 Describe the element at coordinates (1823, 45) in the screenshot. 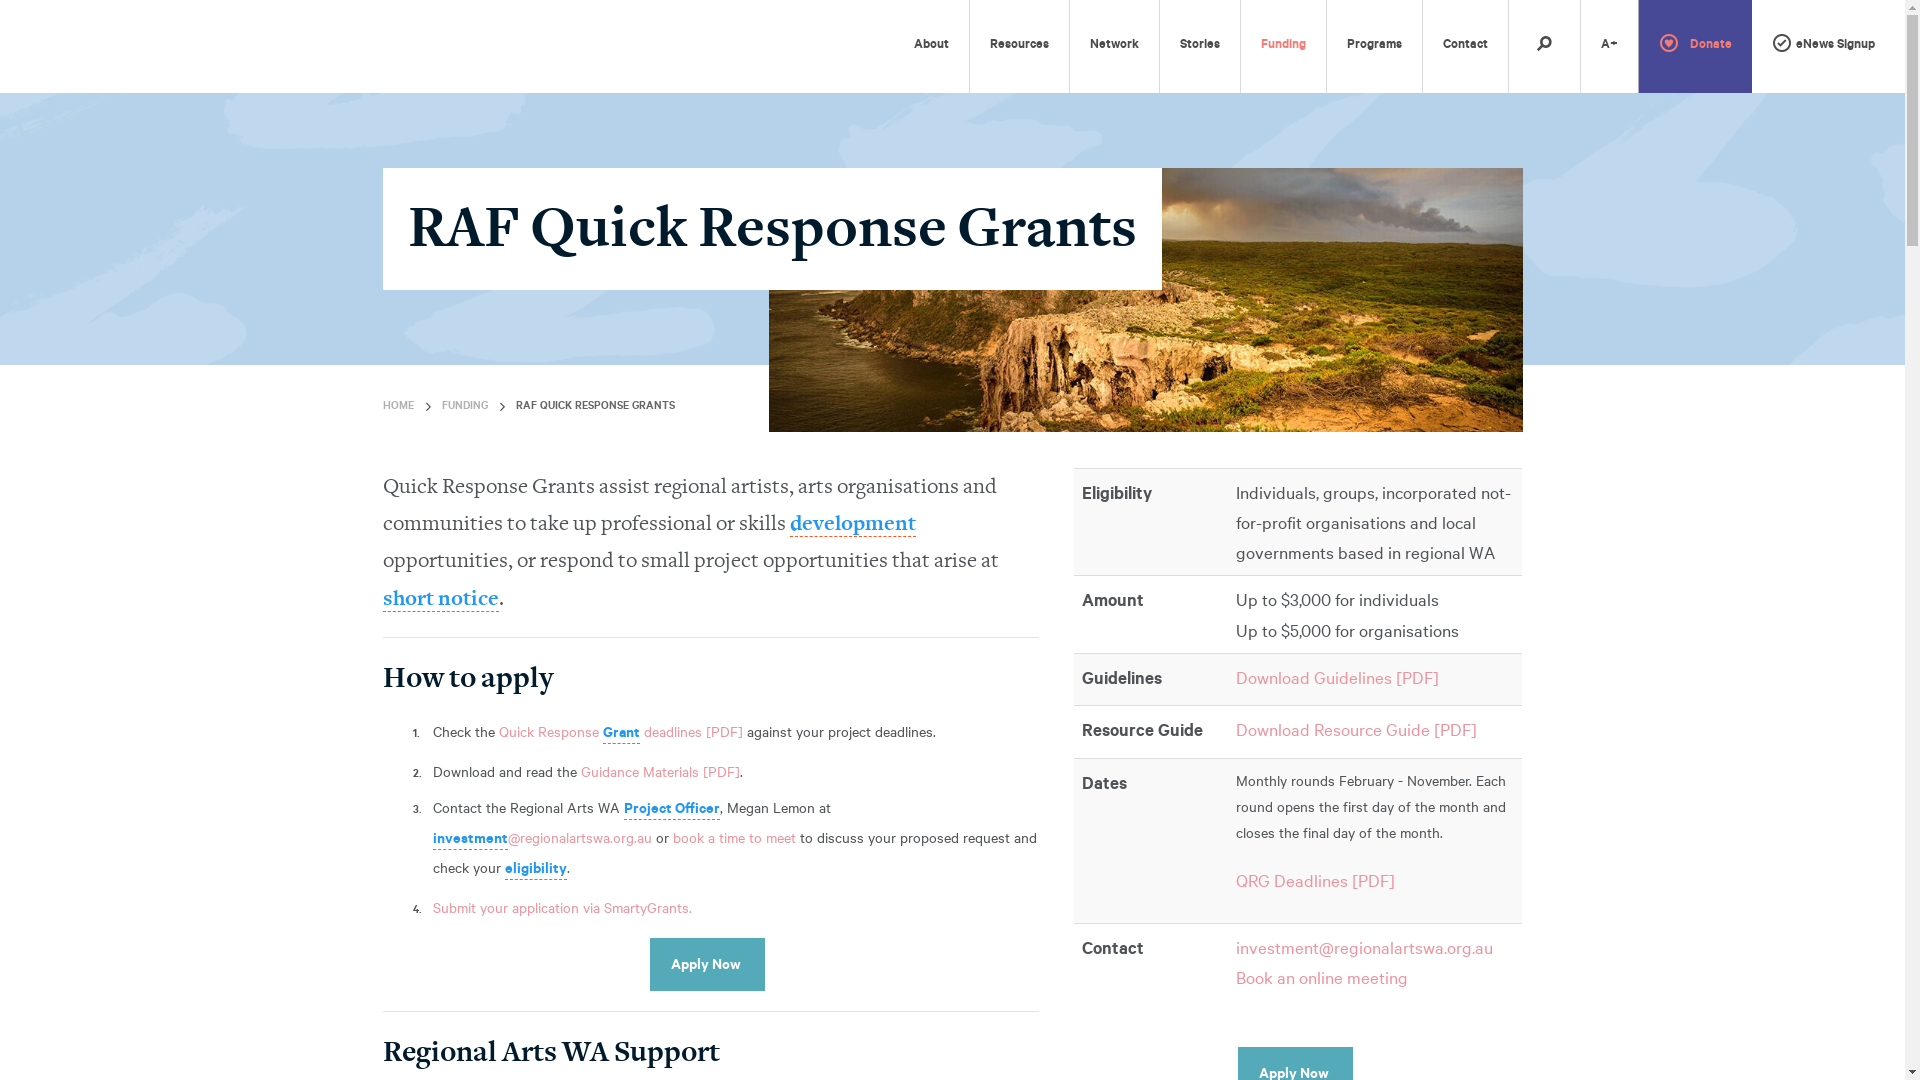

I see `'eNews Signup'` at that location.